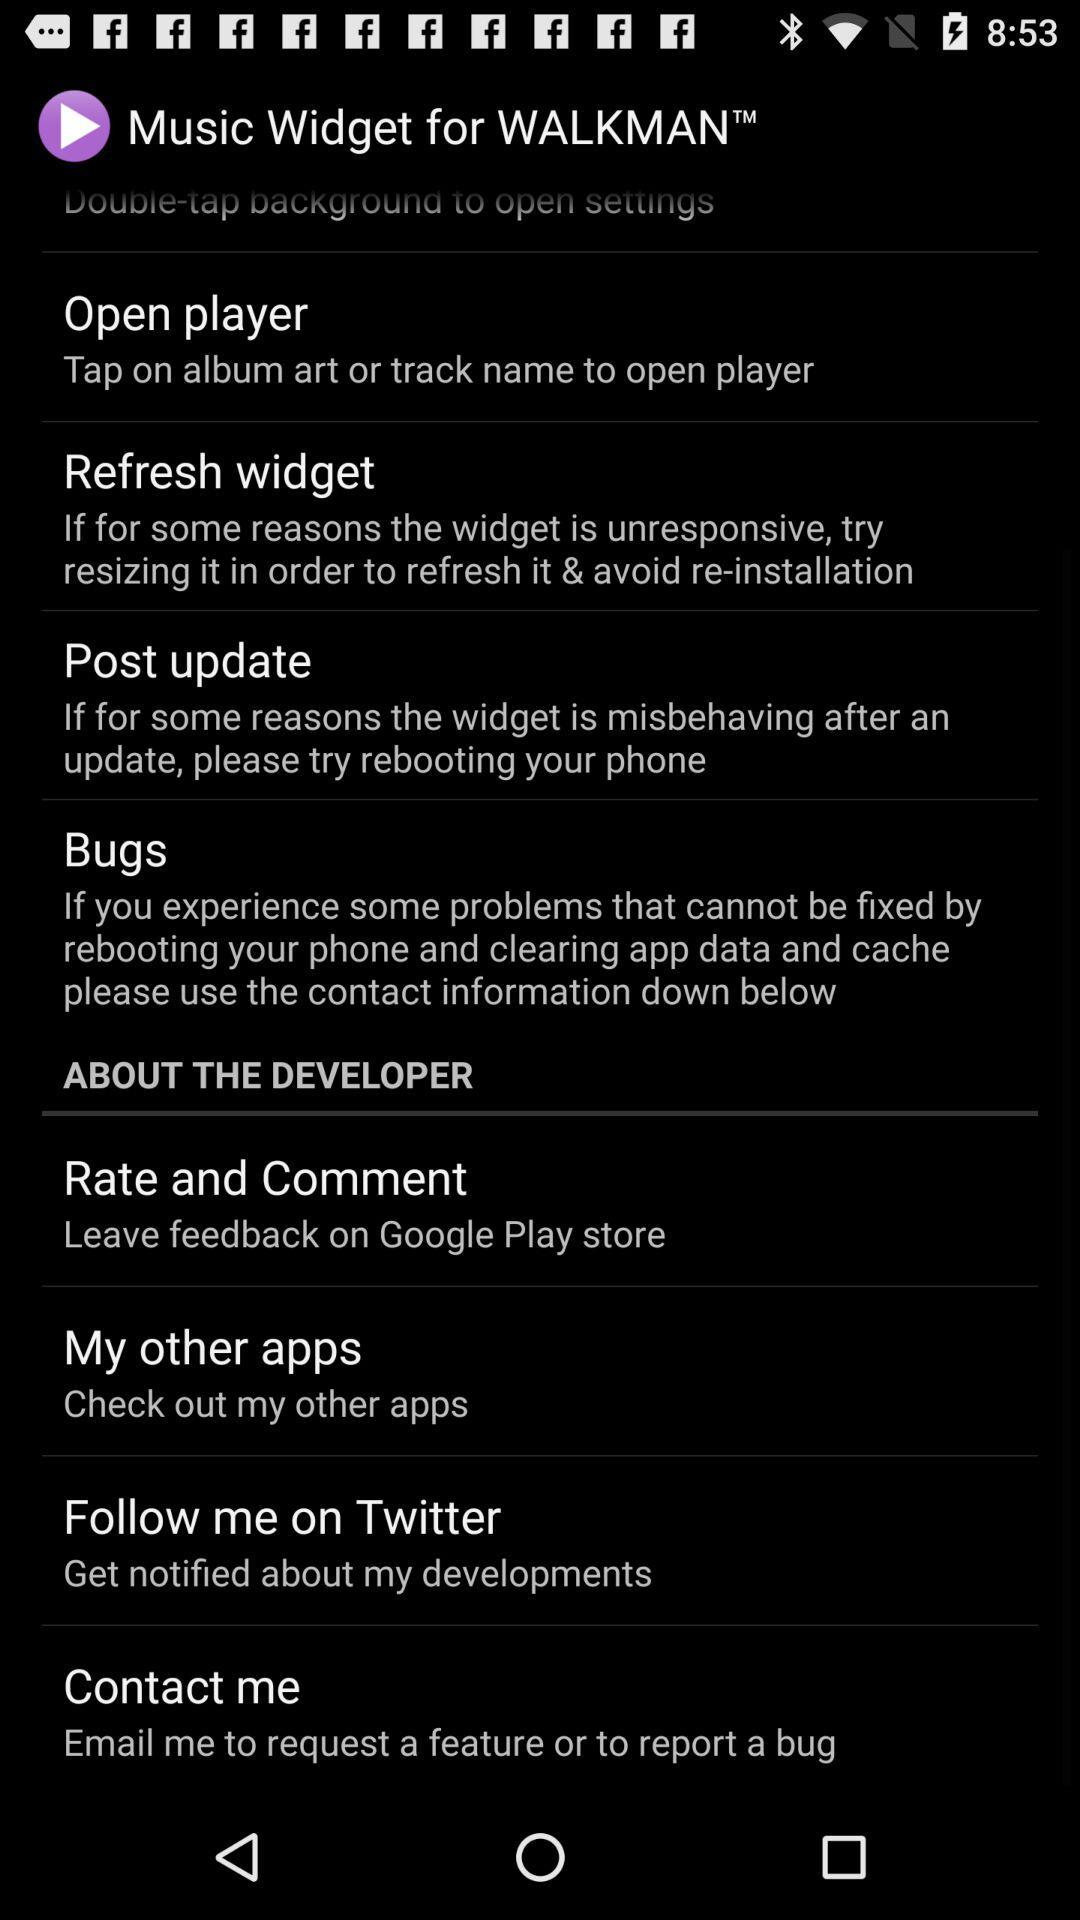 The image size is (1080, 1920). Describe the element at coordinates (437, 368) in the screenshot. I see `the app above refresh widget app` at that location.